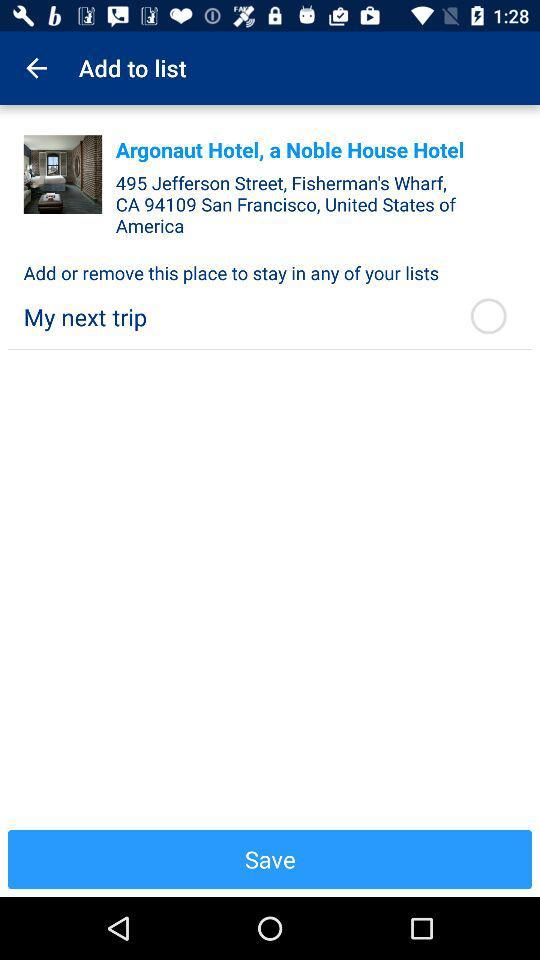  I want to click on the item above save, so click(487, 316).